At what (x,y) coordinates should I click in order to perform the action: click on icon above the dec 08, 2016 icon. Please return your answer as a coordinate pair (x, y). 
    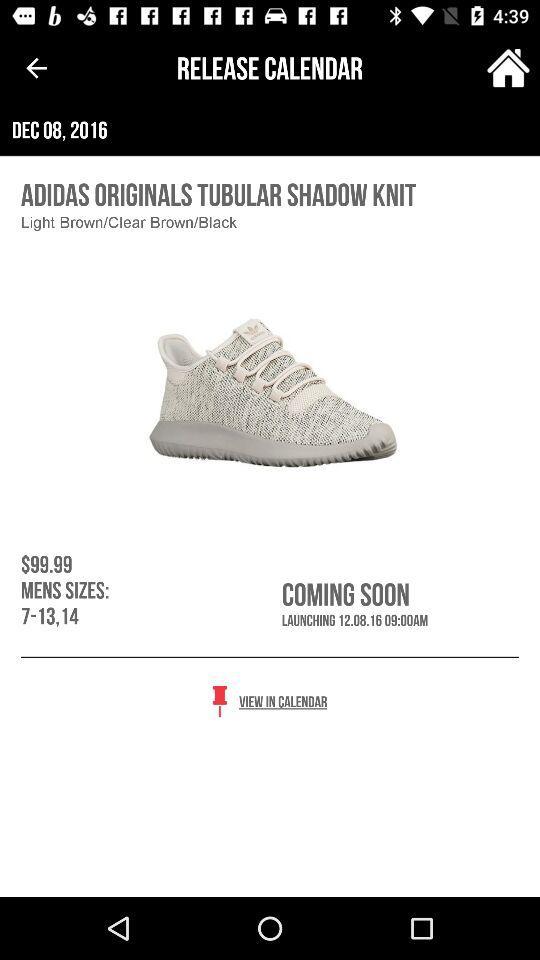
    Looking at the image, I should click on (36, 68).